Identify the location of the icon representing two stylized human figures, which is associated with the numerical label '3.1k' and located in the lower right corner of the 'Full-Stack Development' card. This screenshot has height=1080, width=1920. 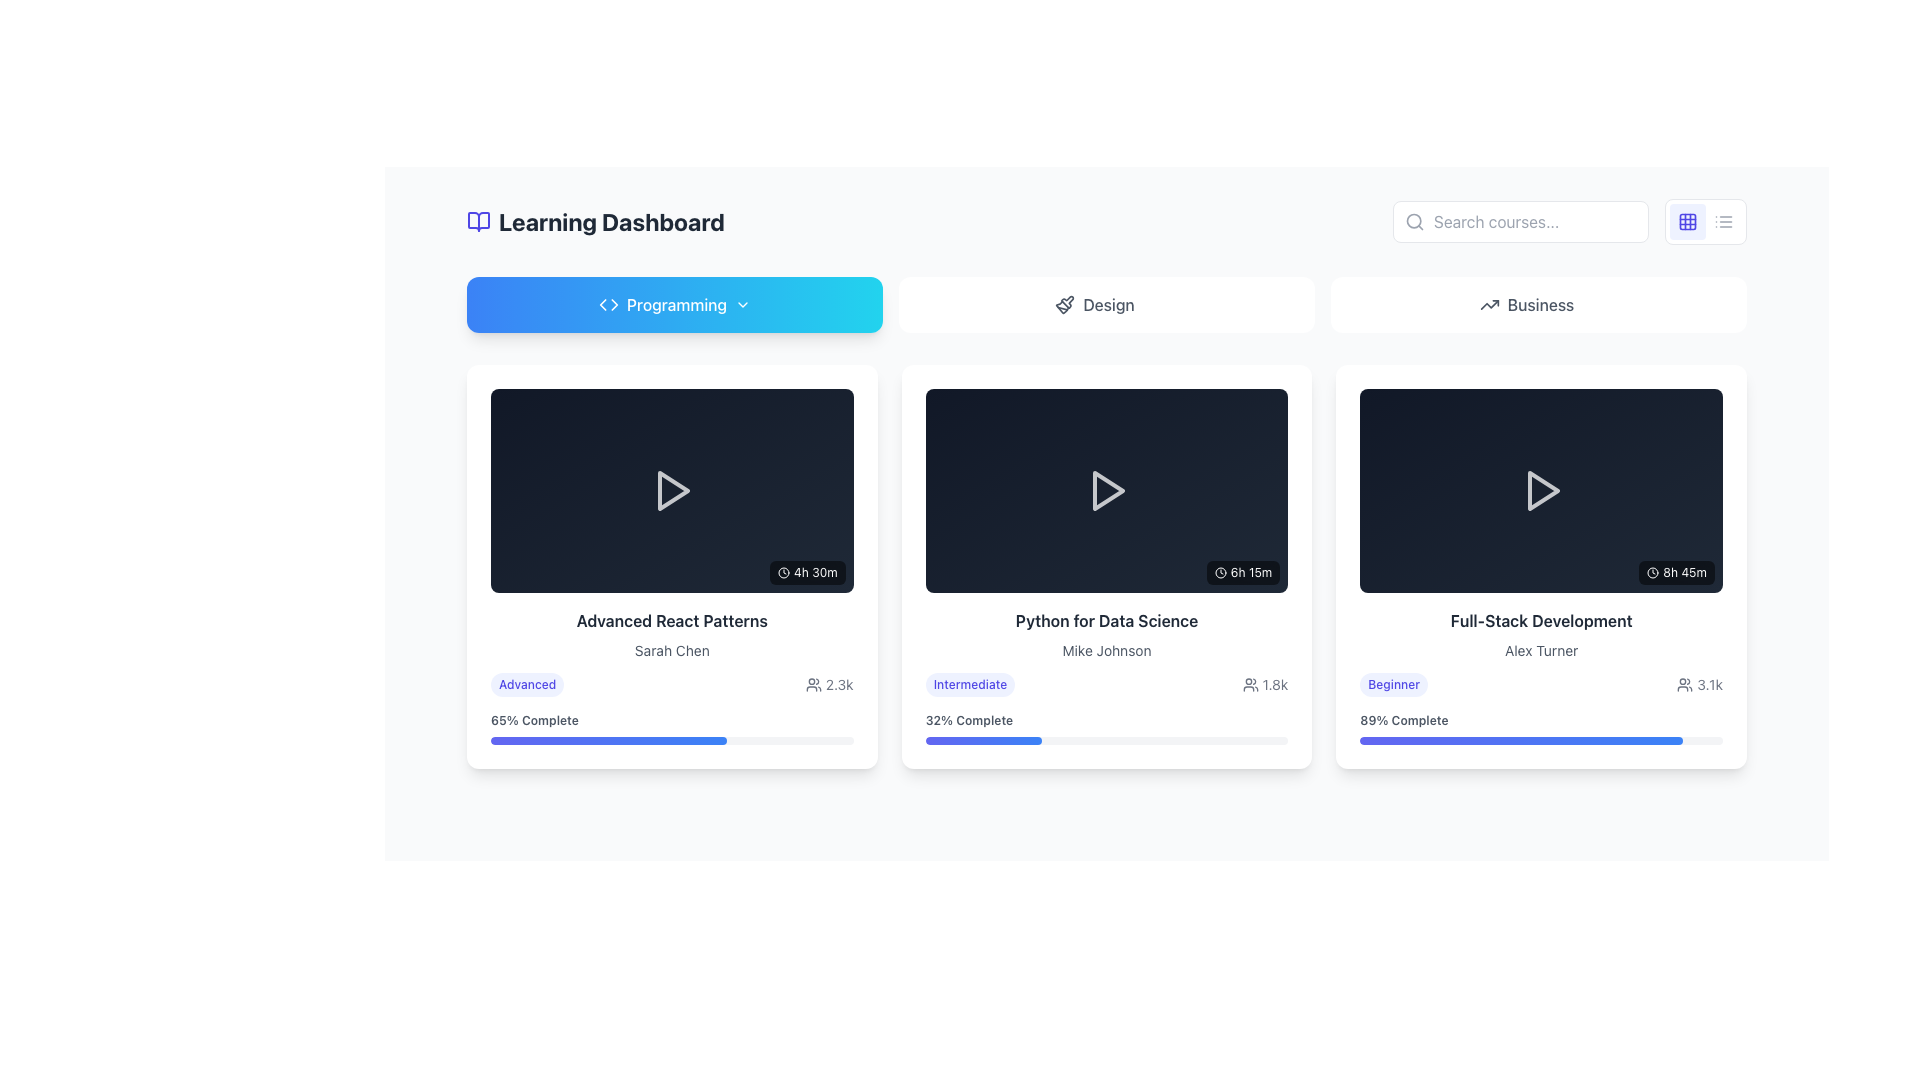
(1684, 683).